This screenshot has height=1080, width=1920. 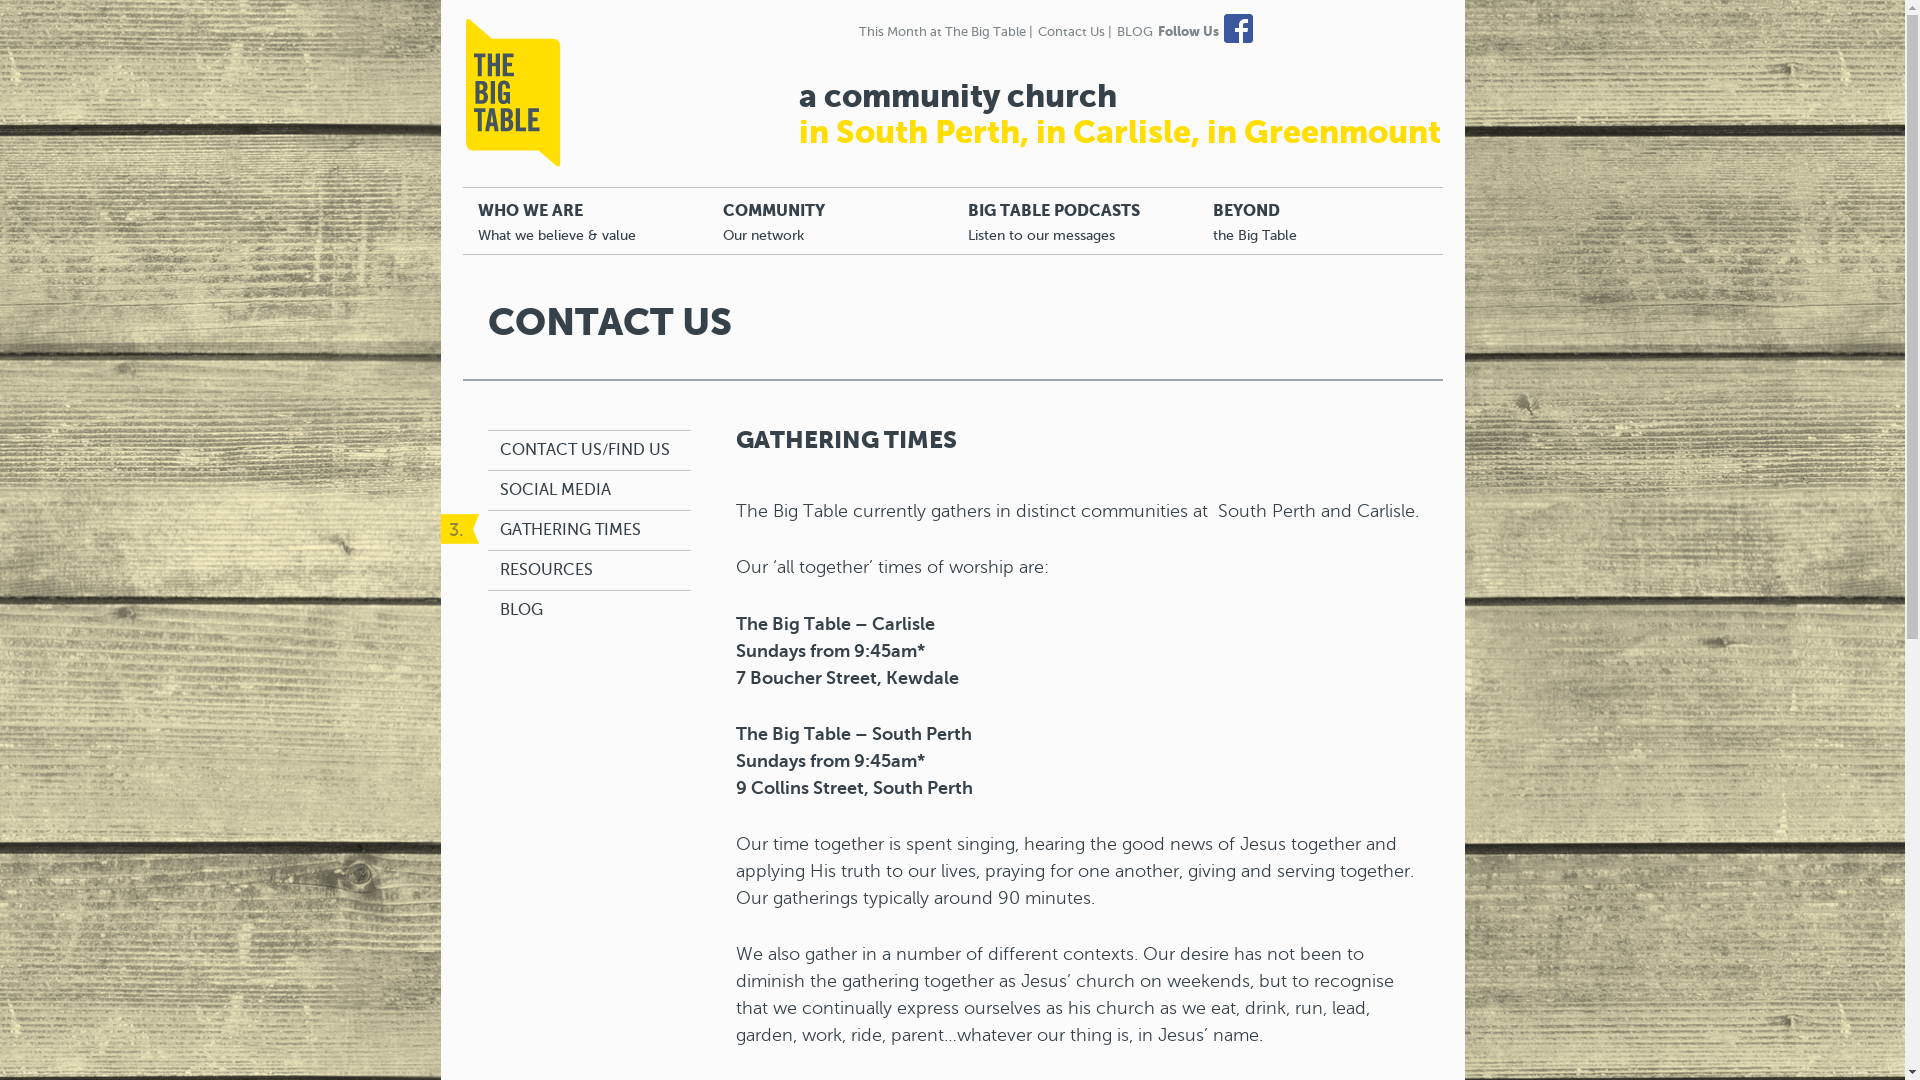 I want to click on 'RESOURCES', so click(x=499, y=570).